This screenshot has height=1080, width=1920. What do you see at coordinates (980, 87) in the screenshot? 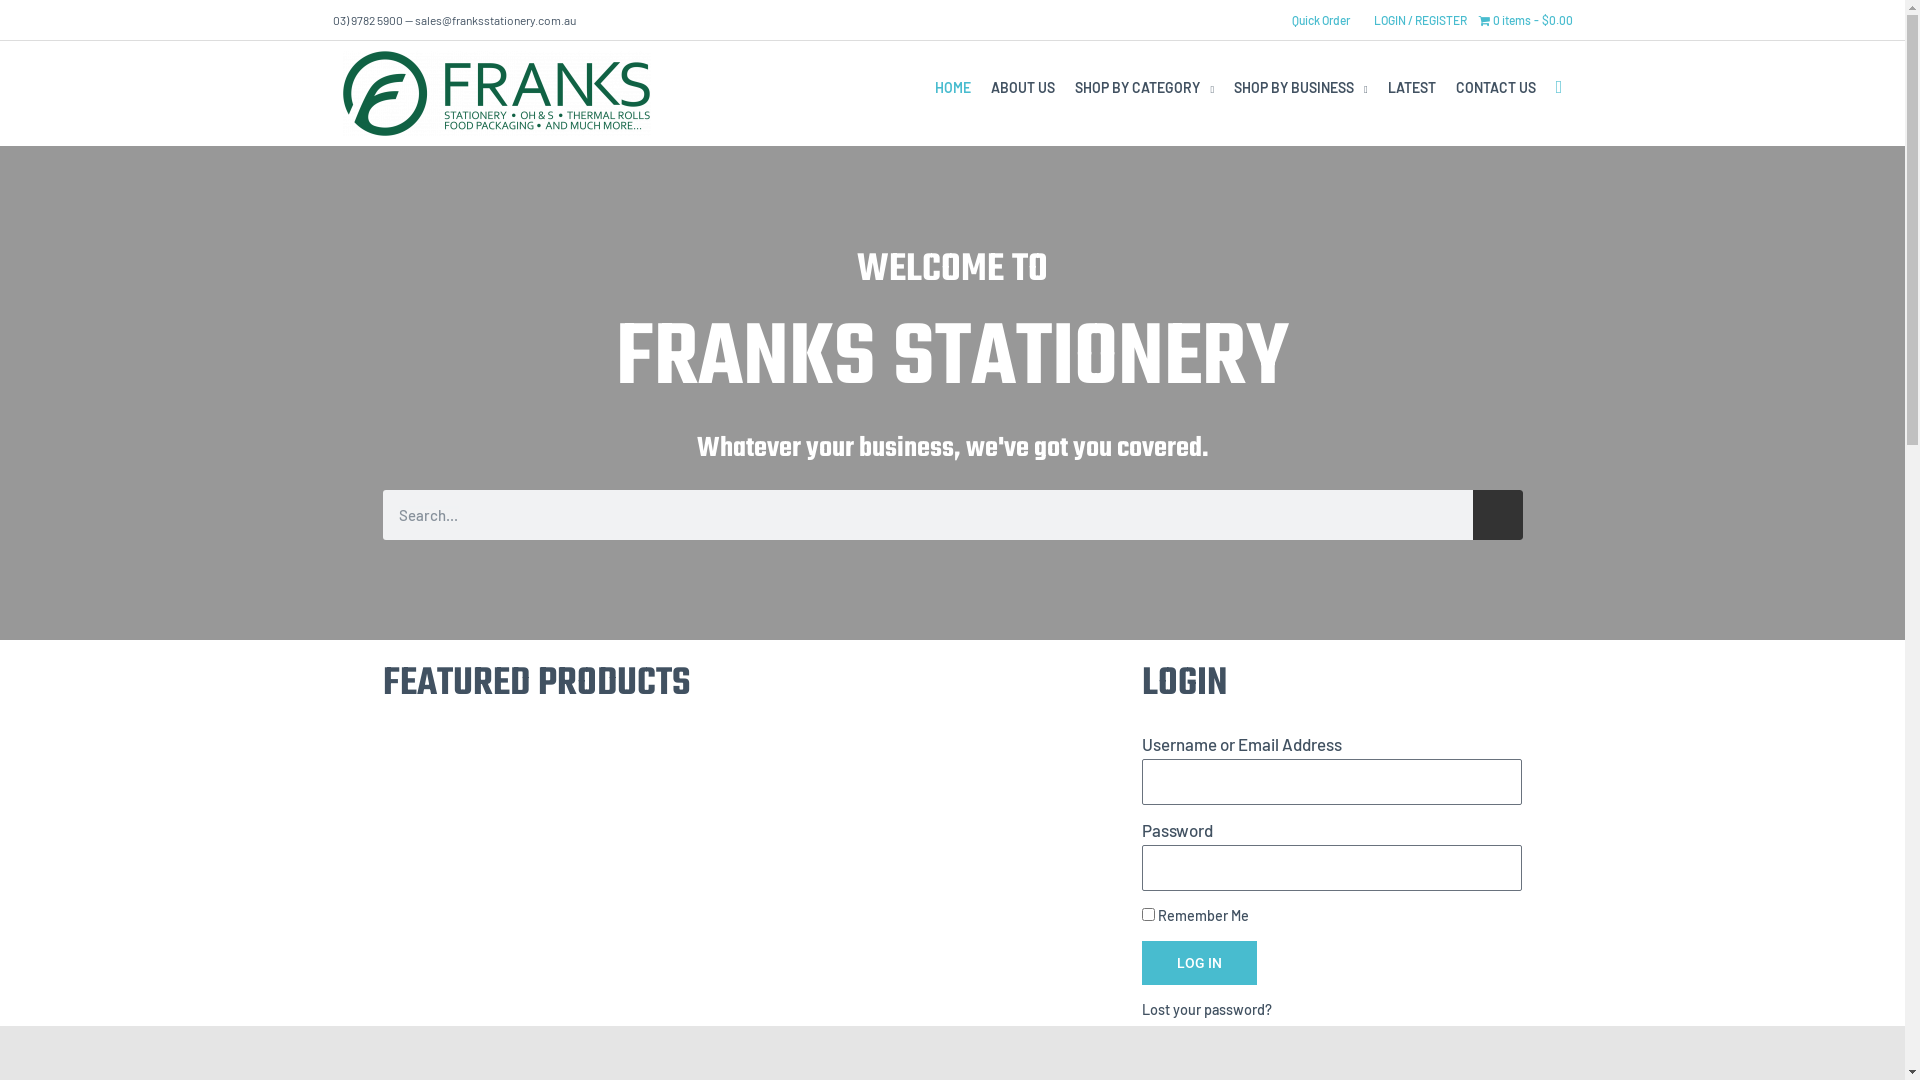
I see `'ABOUT US'` at bounding box center [980, 87].